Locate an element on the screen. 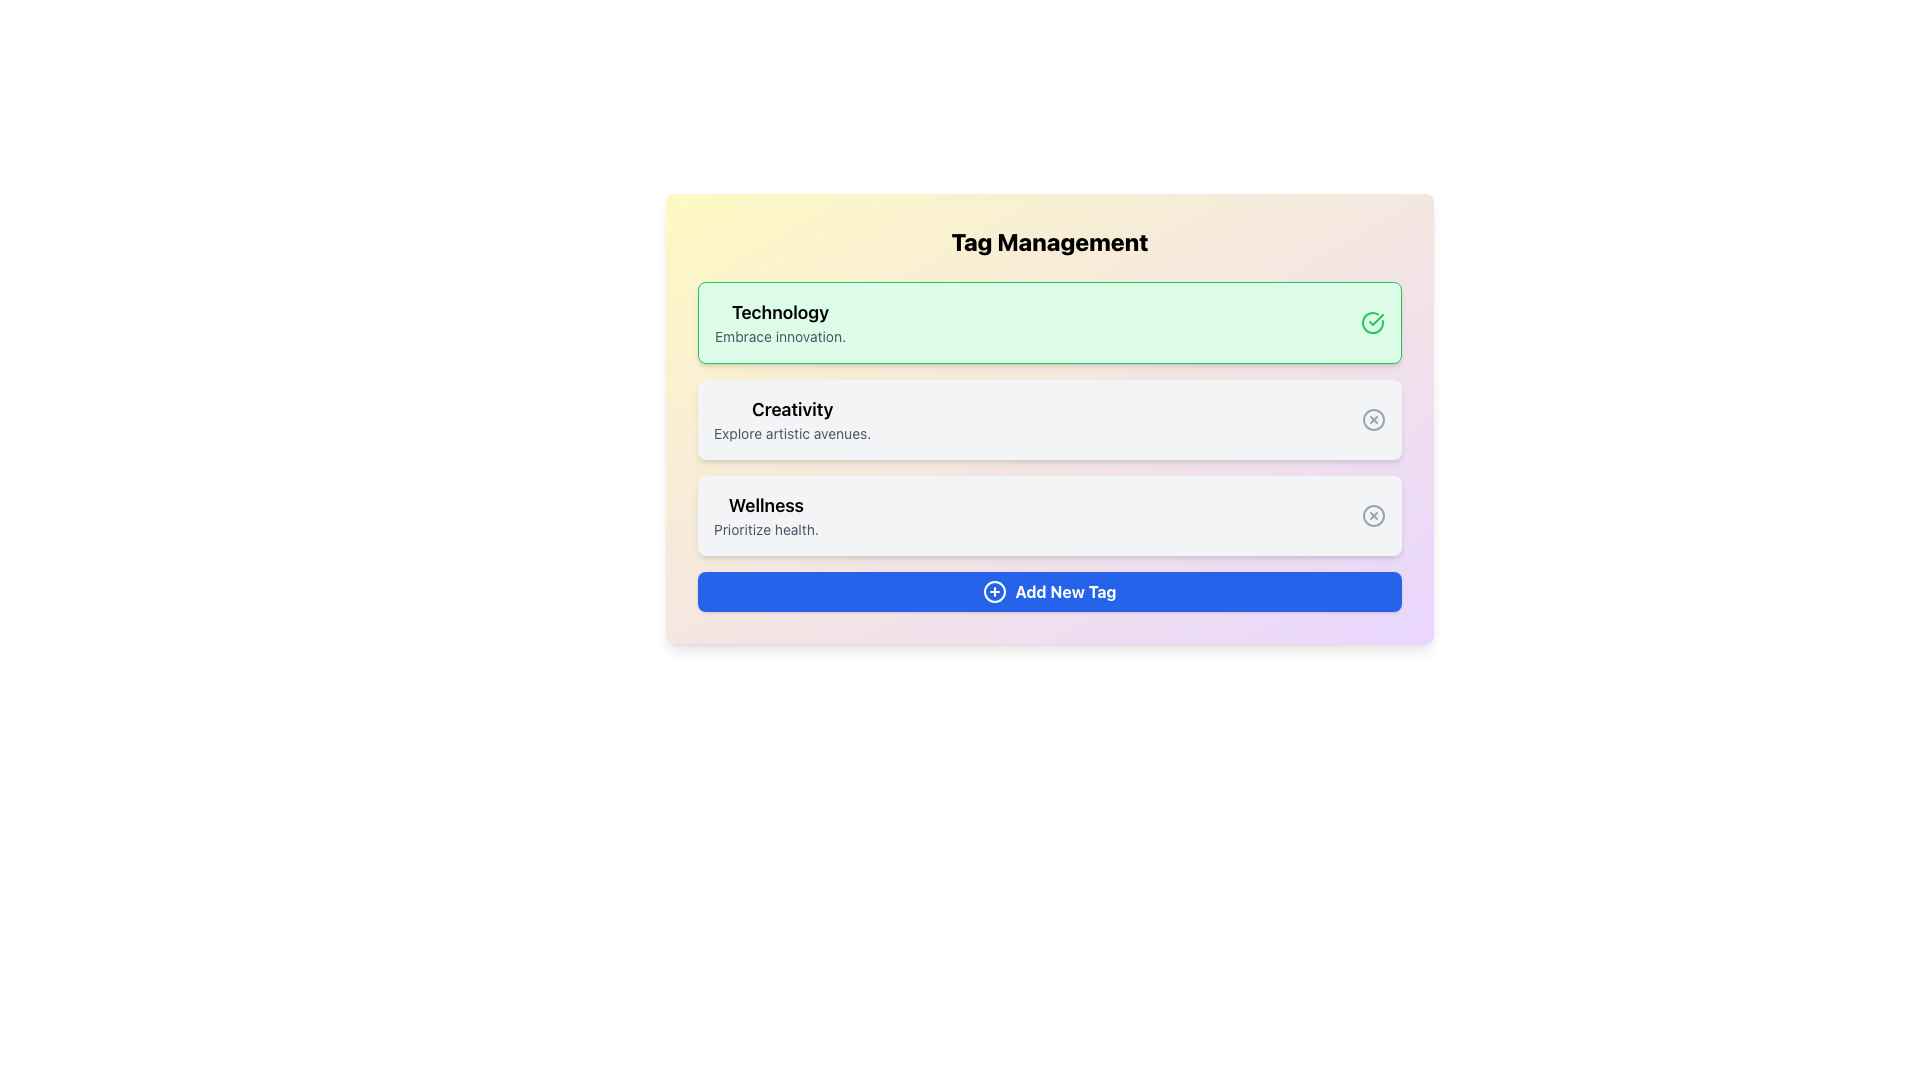 The height and width of the screenshot is (1080, 1920). the secondary label text that provides additional context for the 'Wellness' category, located below the 'Wellness' heading in the third item of the vertical list is located at coordinates (765, 528).